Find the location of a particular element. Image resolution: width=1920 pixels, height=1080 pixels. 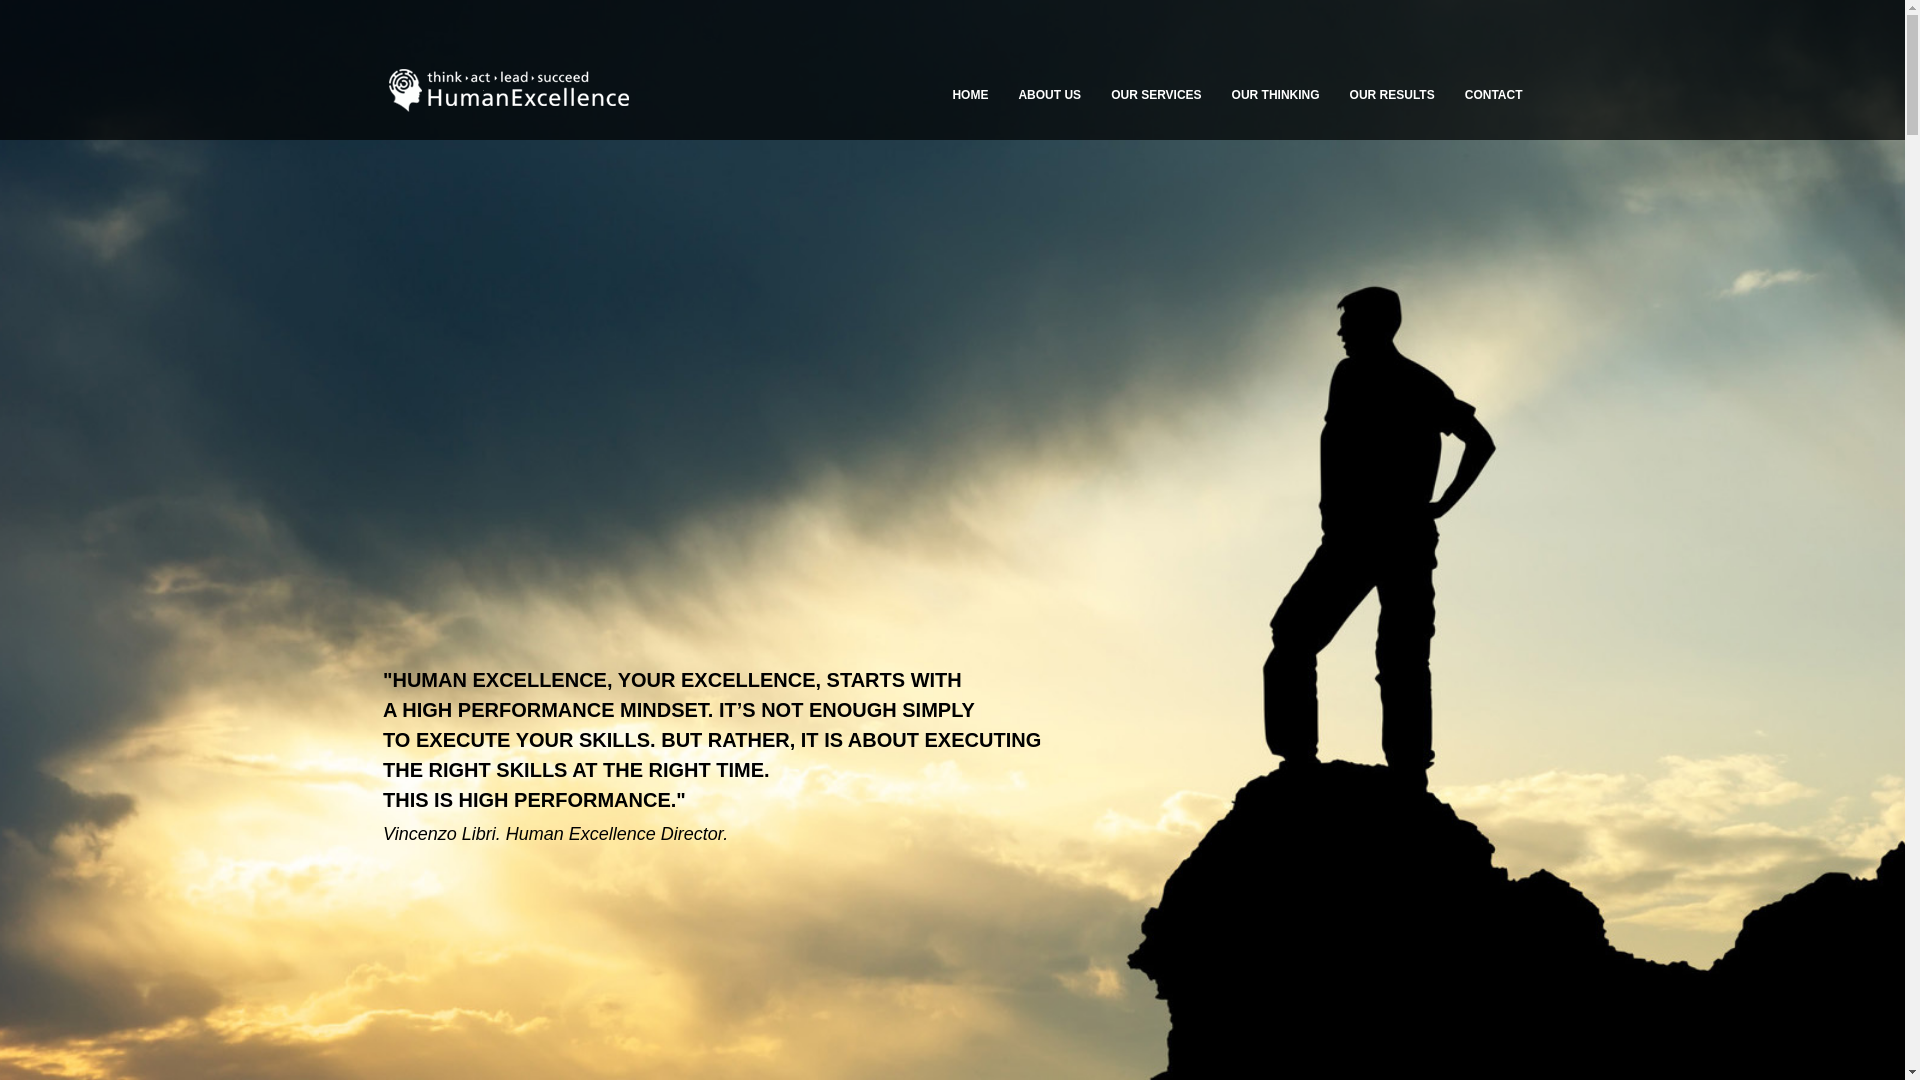

'CONTACT' is located at coordinates (1493, 95).